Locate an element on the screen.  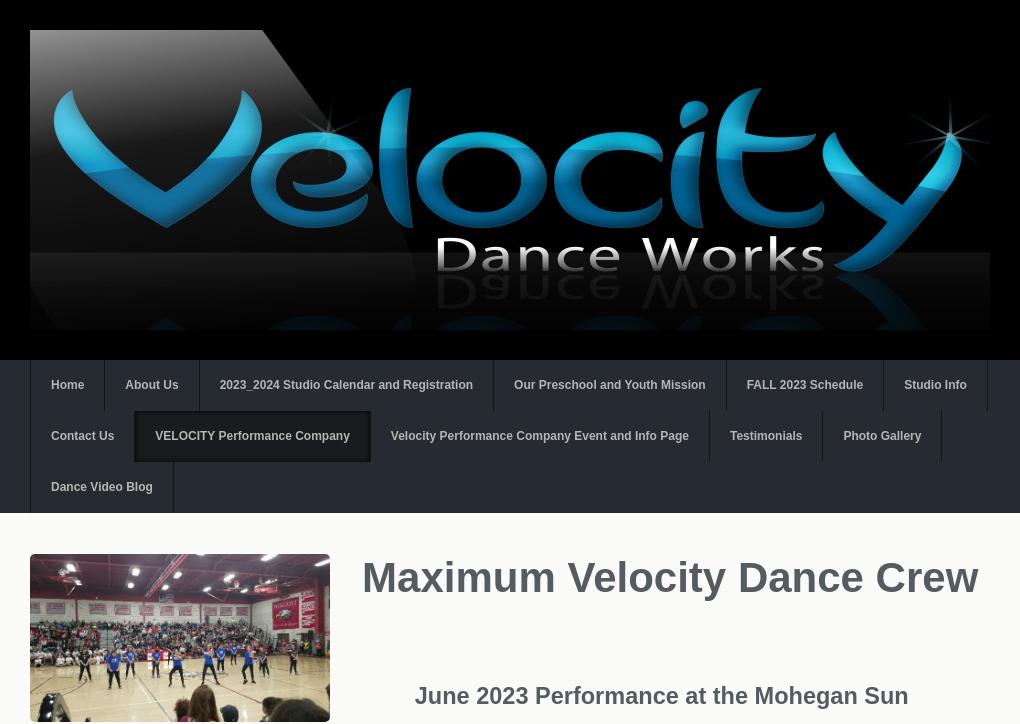
'June 2023 Performance at the Mohegan Sun' is located at coordinates (664, 694).